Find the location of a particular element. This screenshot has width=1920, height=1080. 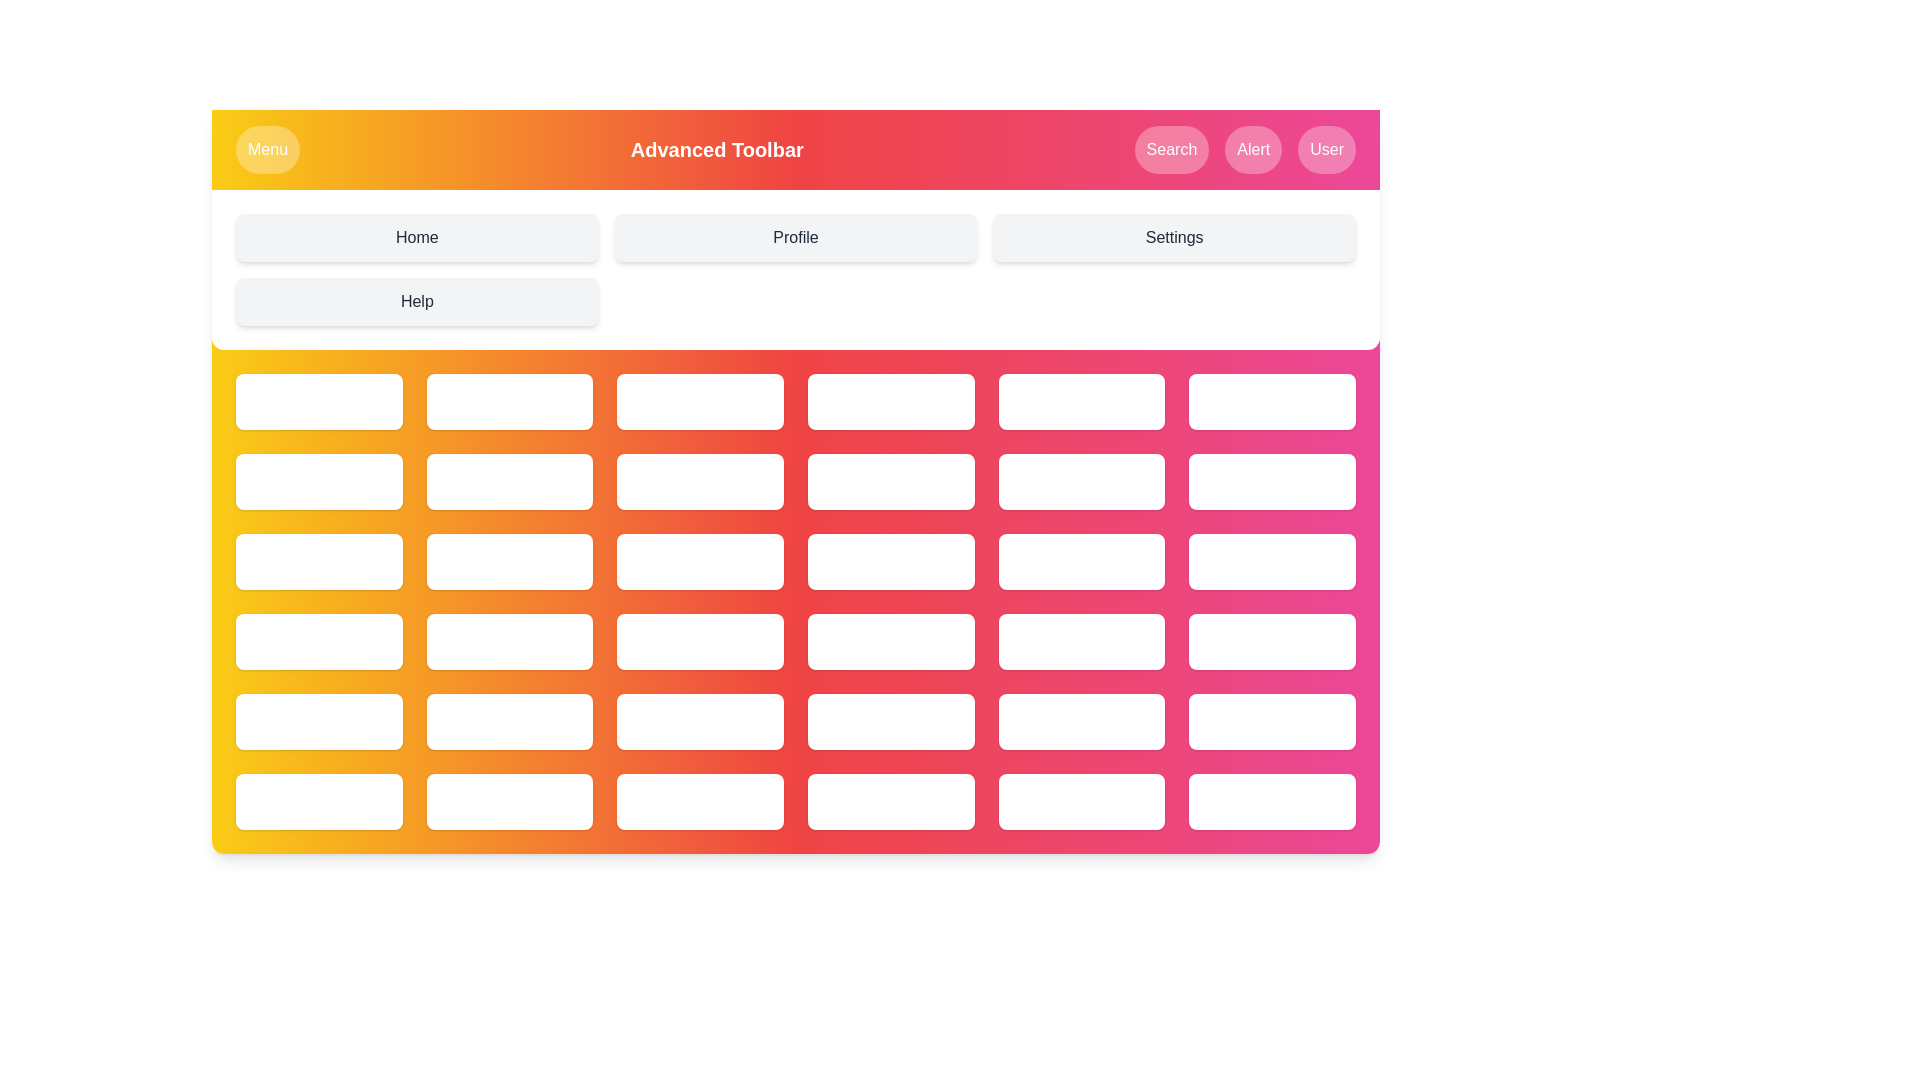

the menu option Help from the grid is located at coordinates (416, 301).